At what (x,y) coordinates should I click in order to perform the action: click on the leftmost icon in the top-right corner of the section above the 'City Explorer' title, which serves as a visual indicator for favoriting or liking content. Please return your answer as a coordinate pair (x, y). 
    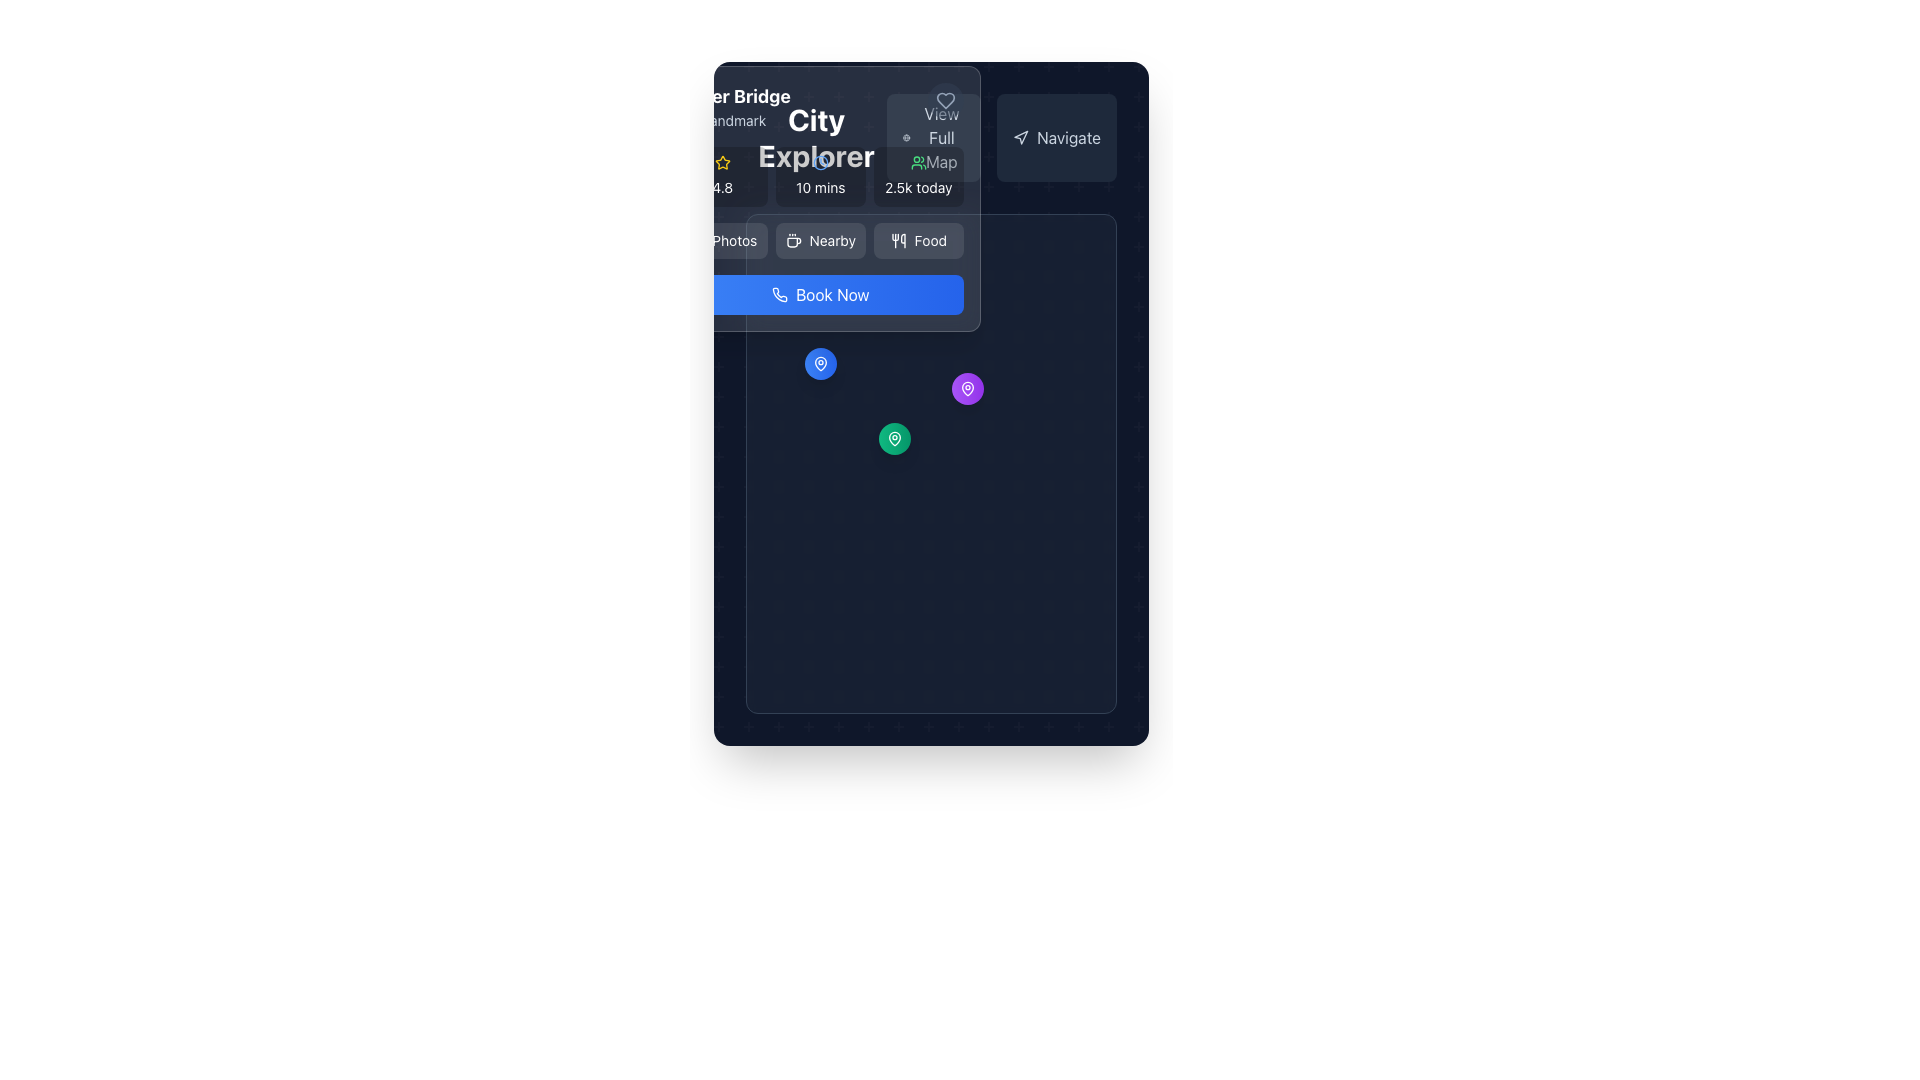
    Looking at the image, I should click on (944, 101).